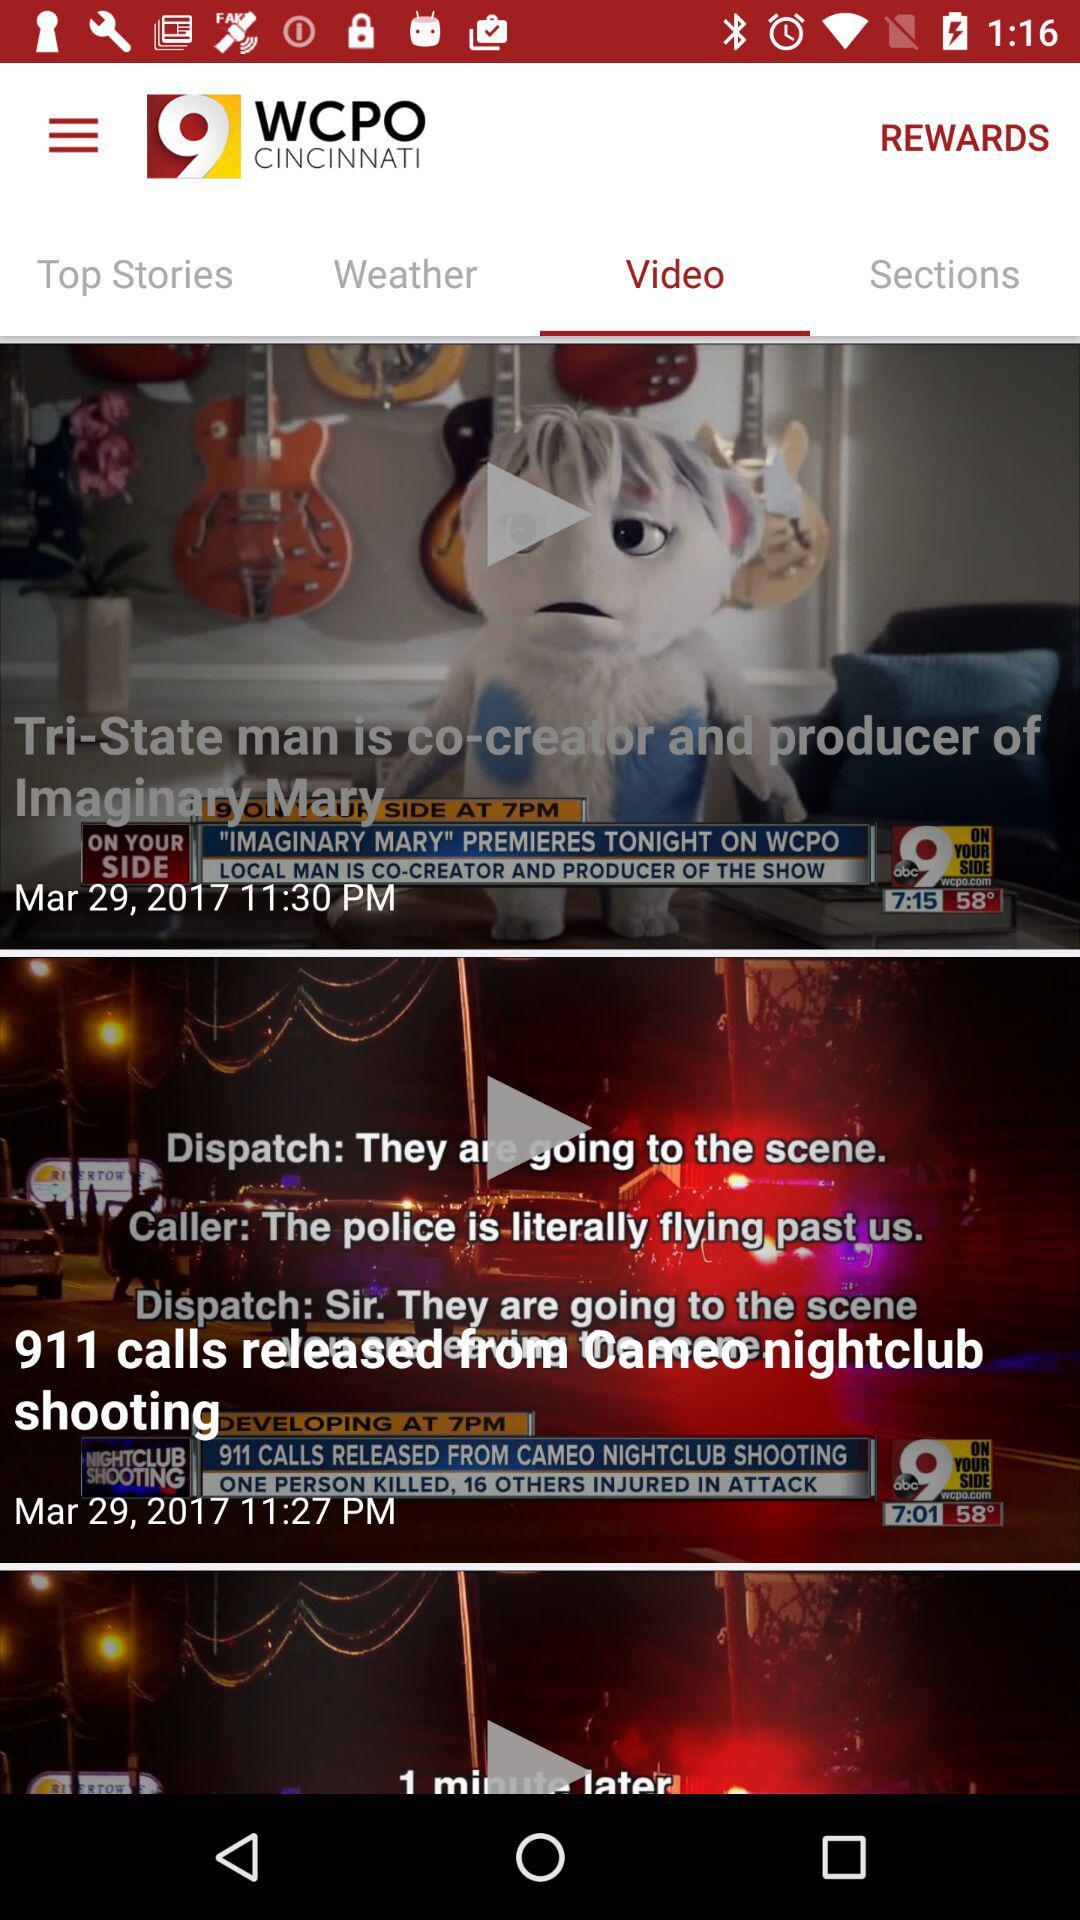 The height and width of the screenshot is (1920, 1080). I want to click on the item above the sections item, so click(963, 135).